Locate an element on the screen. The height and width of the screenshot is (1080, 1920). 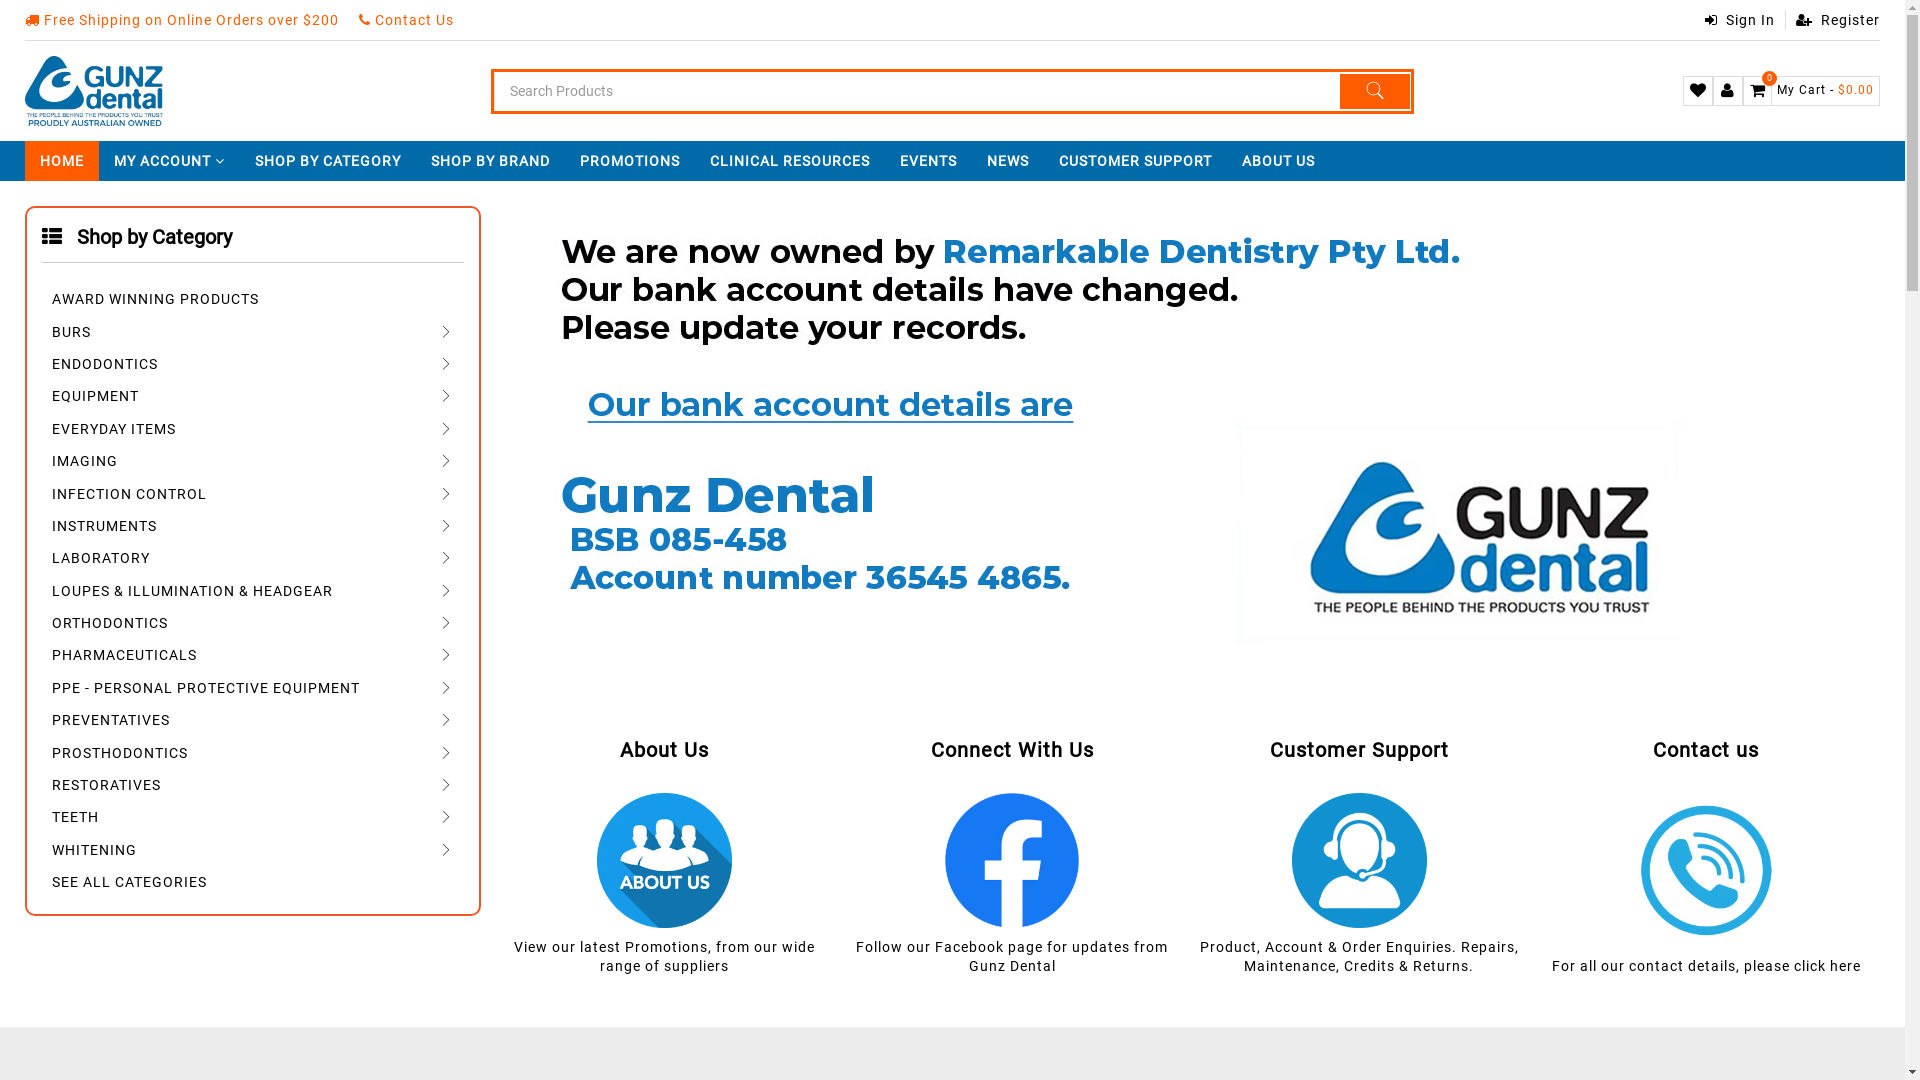
'PHARMACEUTICALS' is located at coordinates (252, 655).